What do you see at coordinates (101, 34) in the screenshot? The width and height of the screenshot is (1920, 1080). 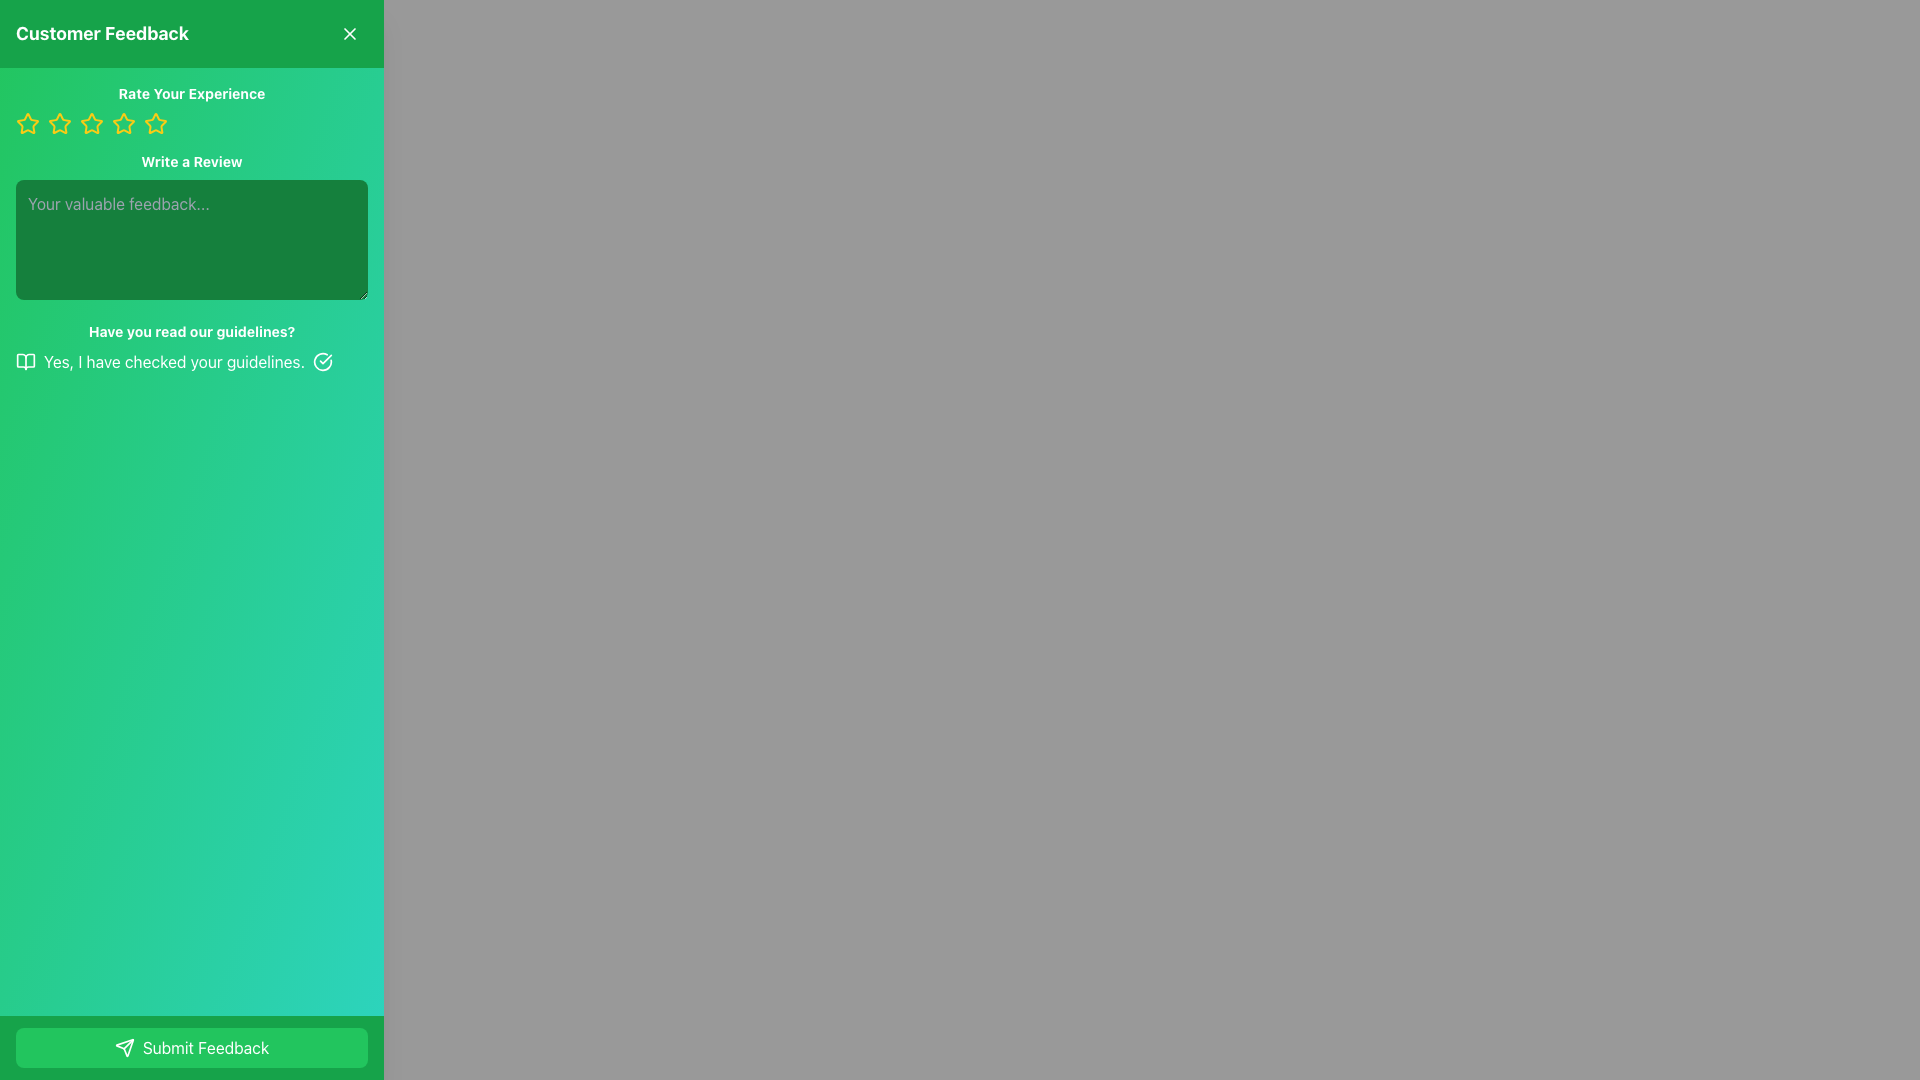 I see `'Customer Feedback' textual header that is bold and white on a green background, positioned at the top-left of the frame` at bounding box center [101, 34].